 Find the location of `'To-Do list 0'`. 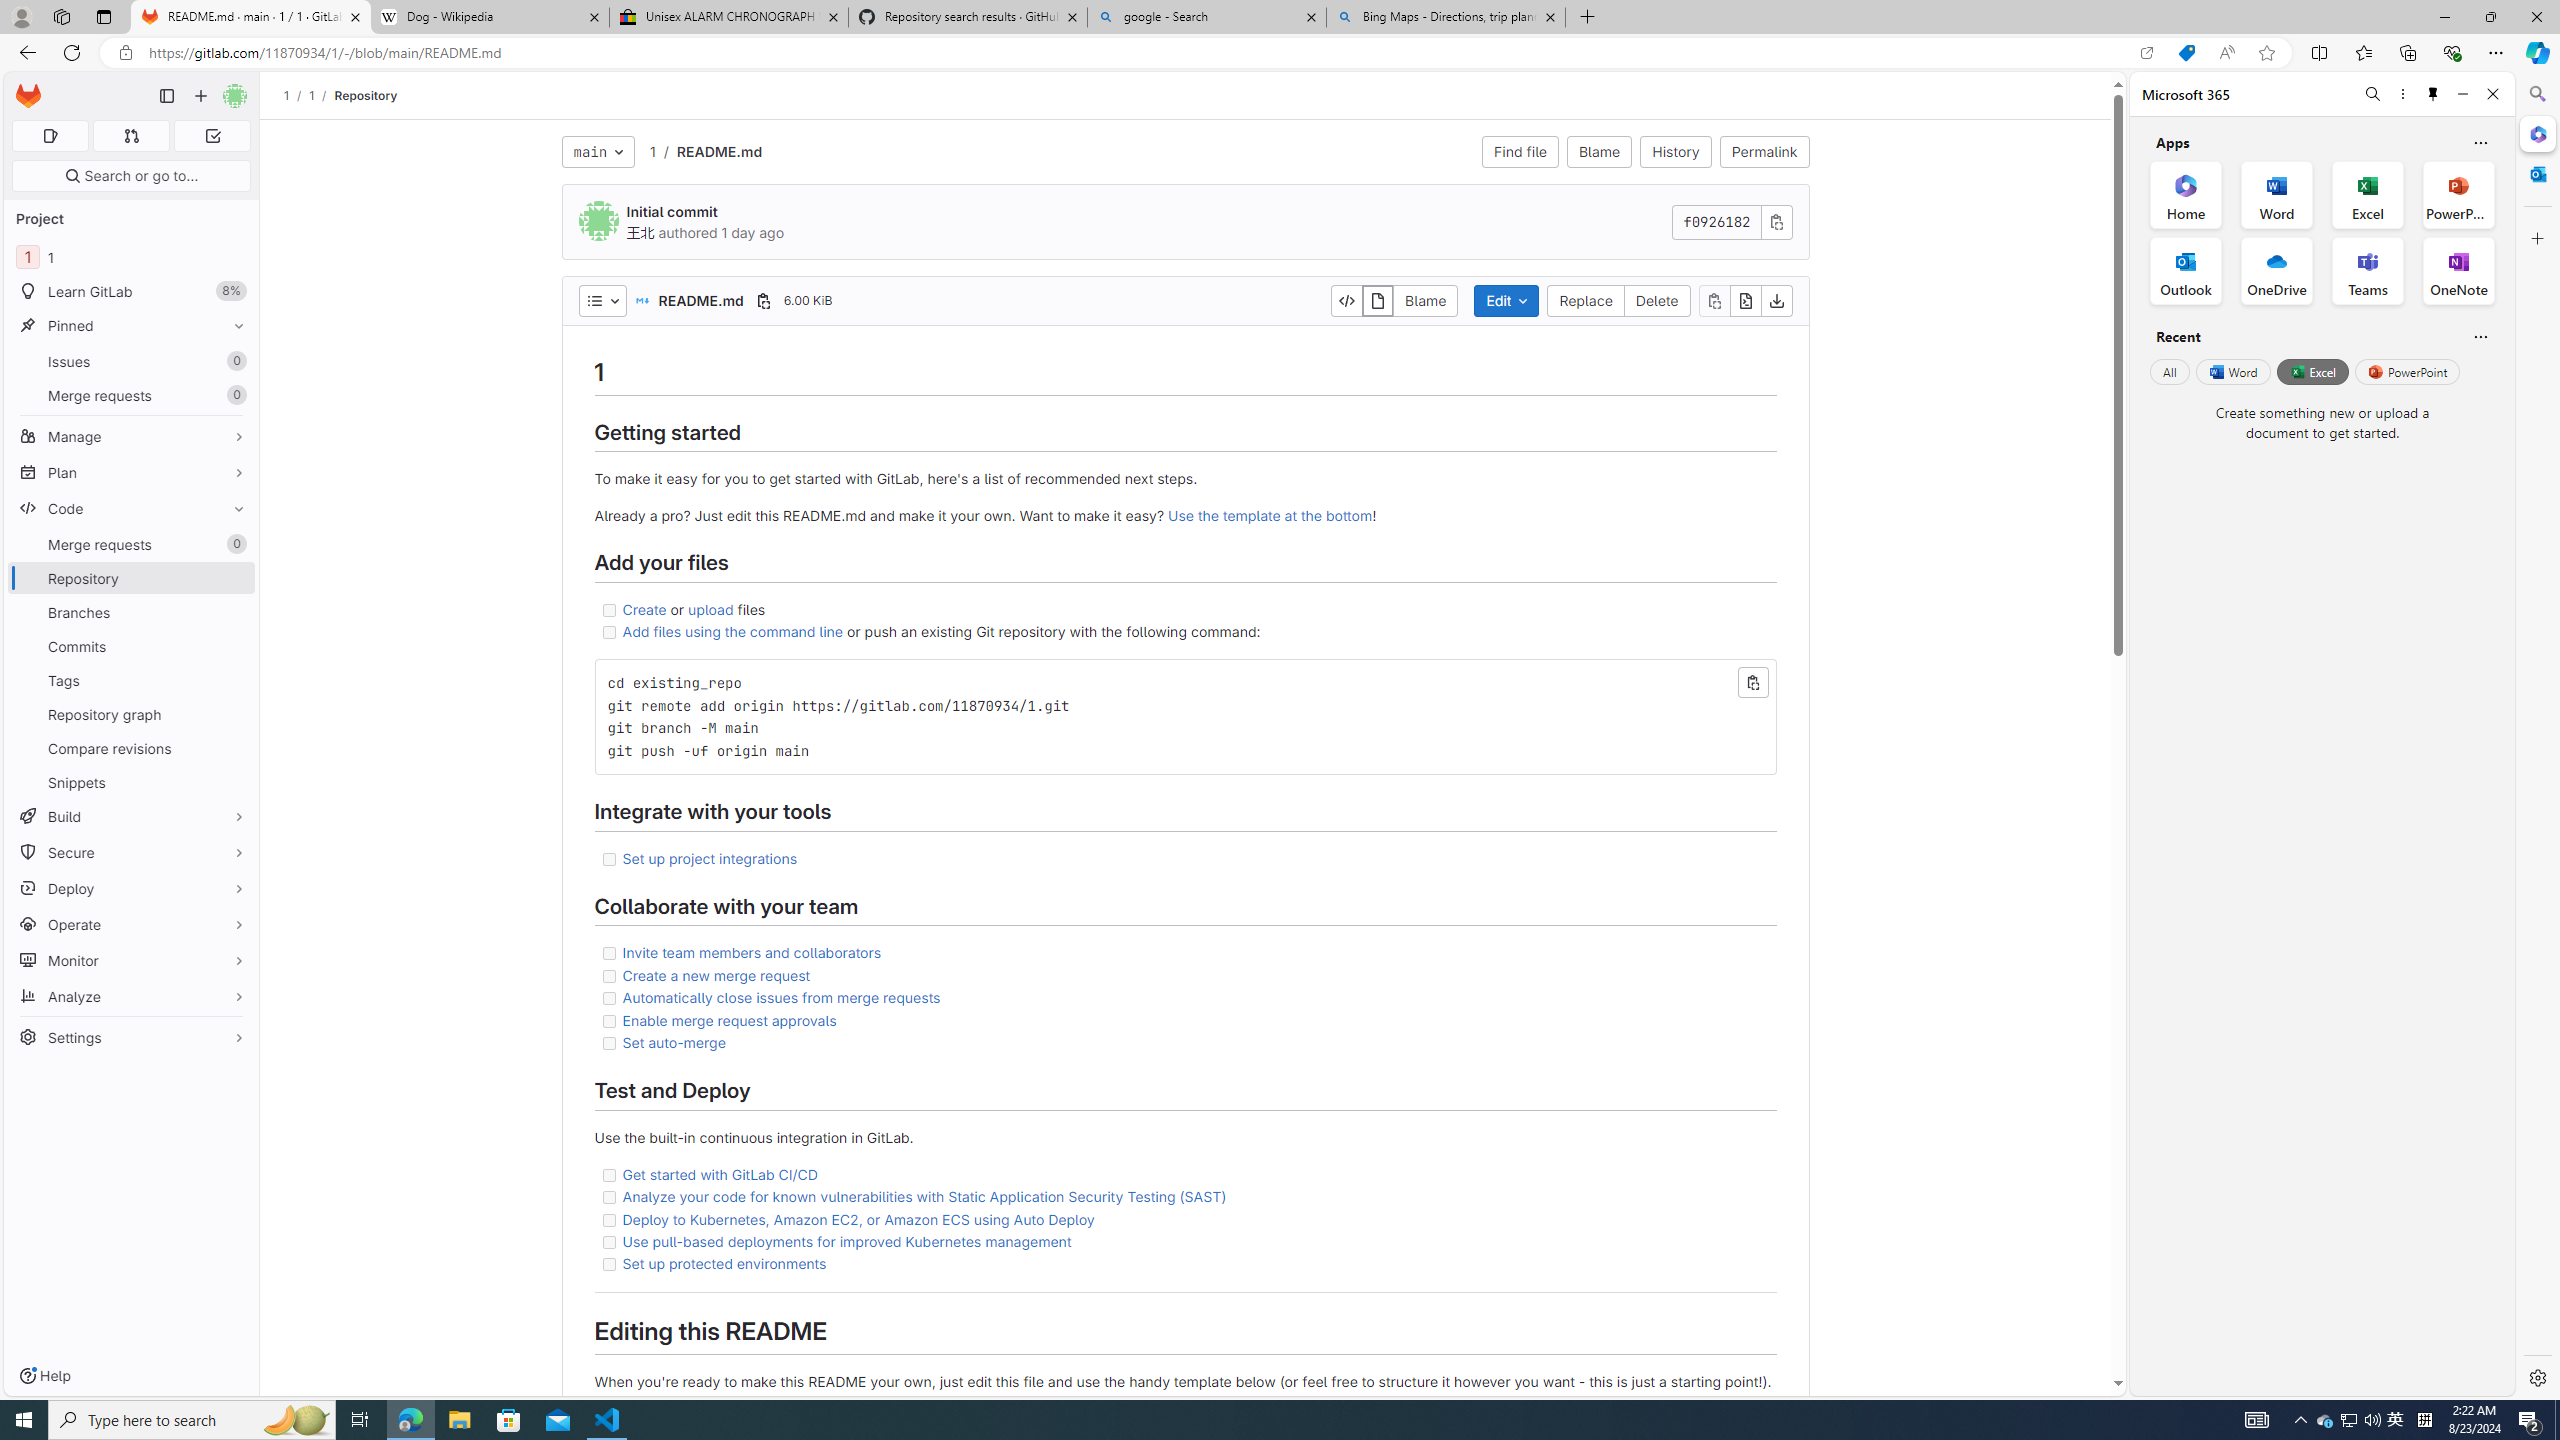

'To-Do list 0' is located at coordinates (211, 135).